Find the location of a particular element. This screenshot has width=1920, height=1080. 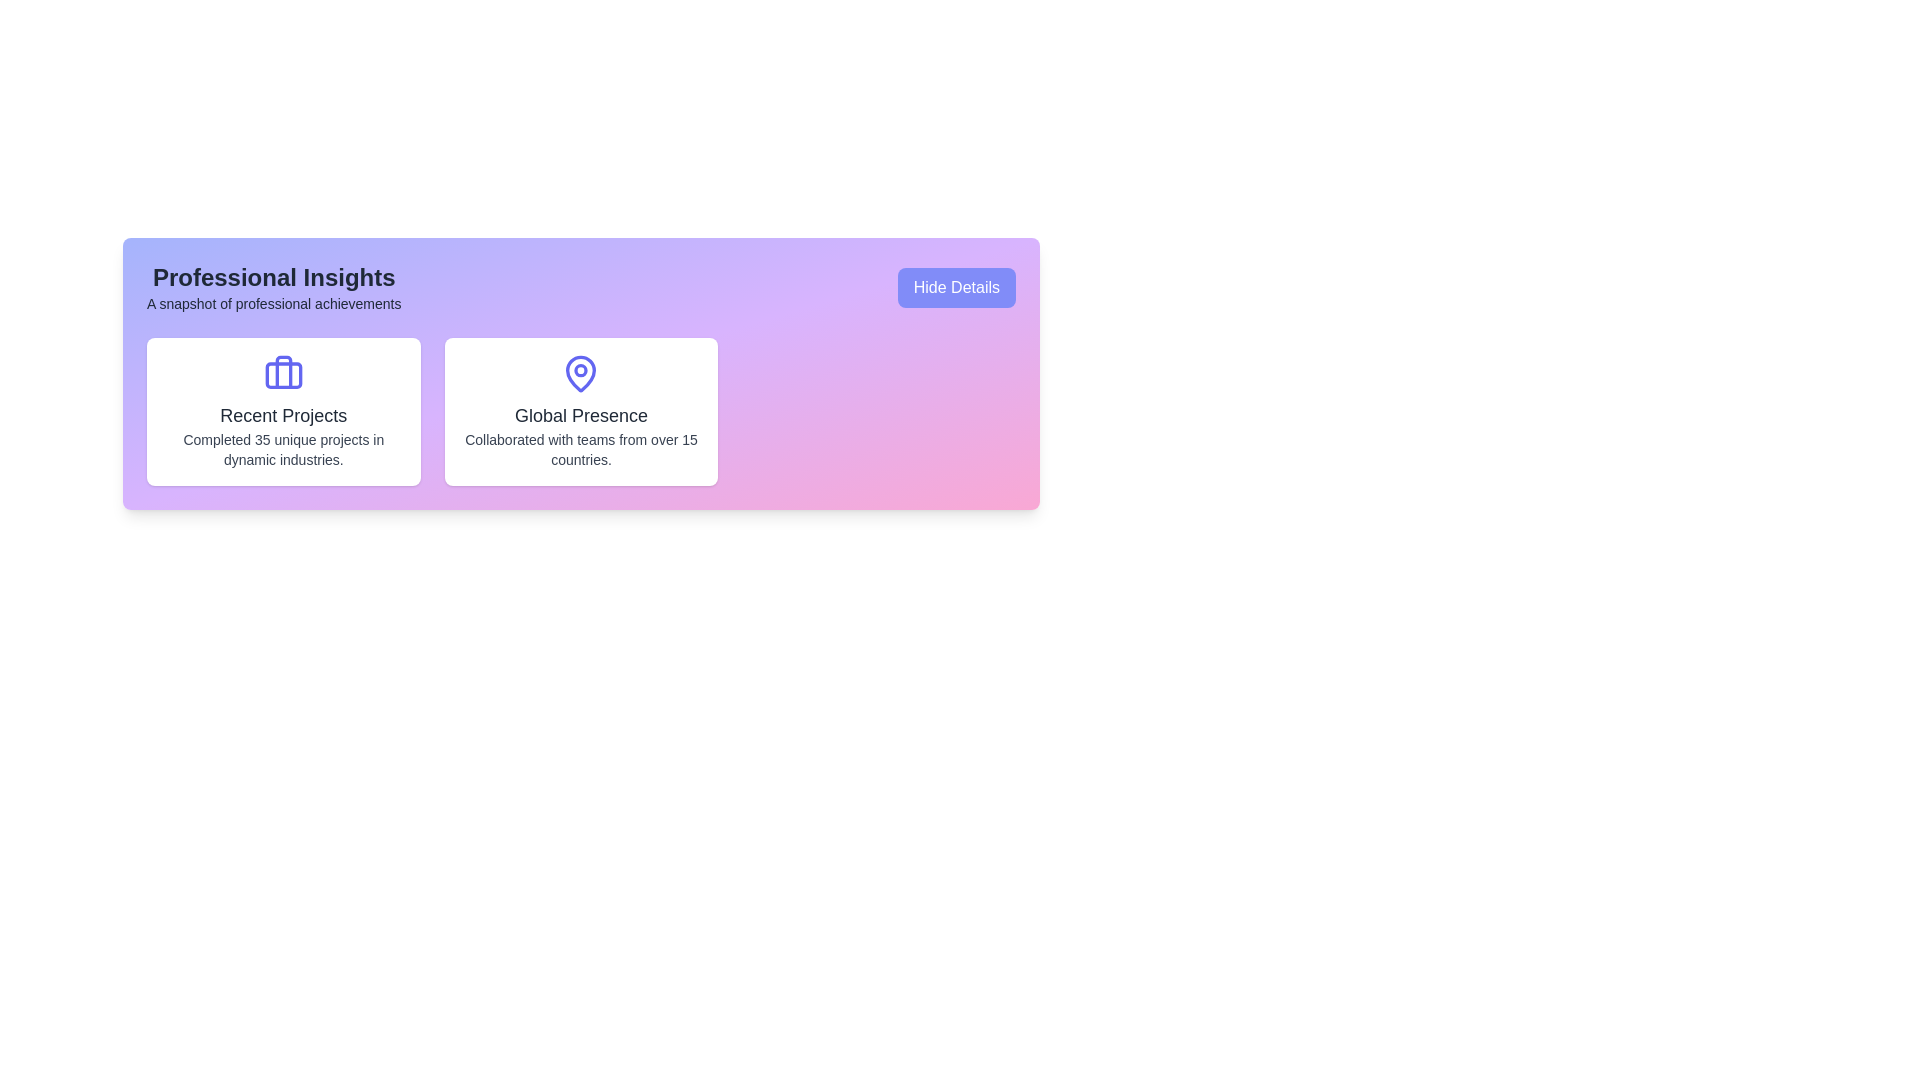

displayed information from the first card in the 'Professional Insights' section that summarizes a user's recent projects and achievements is located at coordinates (282, 411).